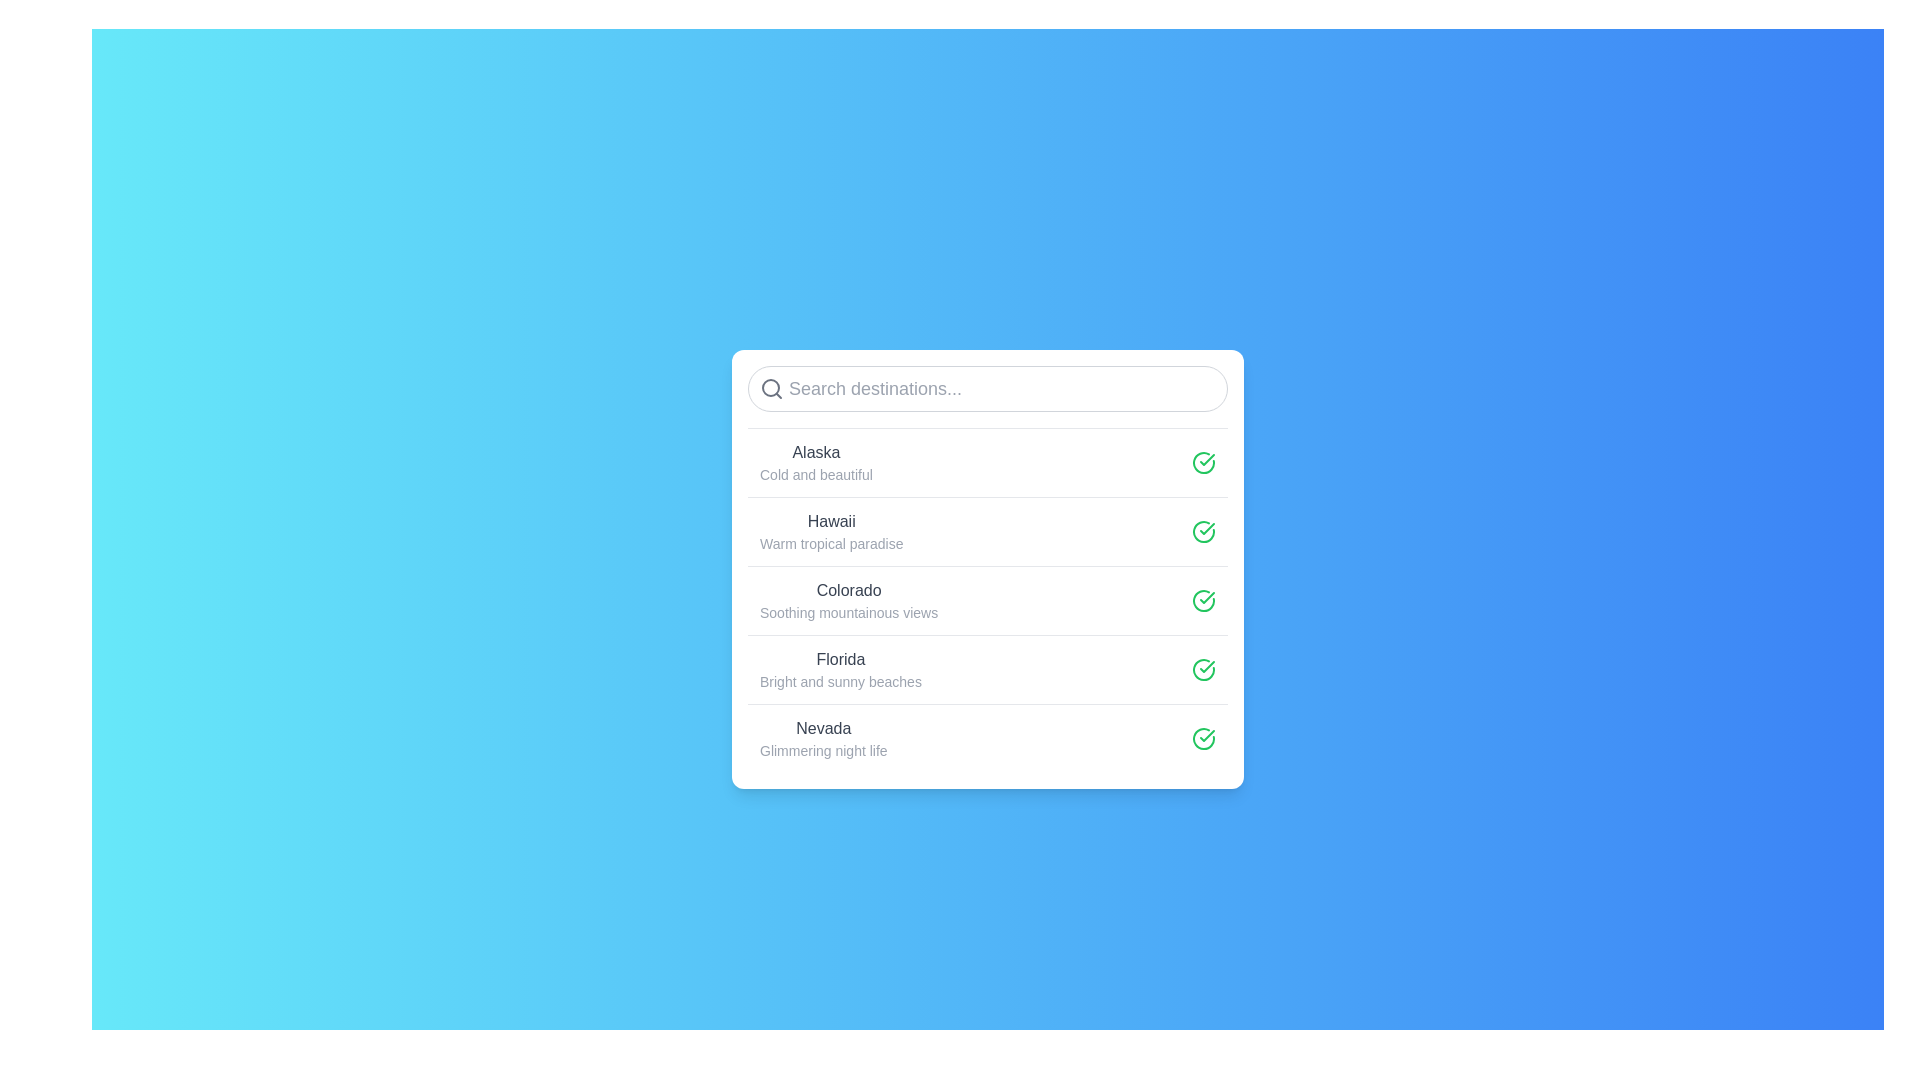  Describe the element at coordinates (849, 611) in the screenshot. I see `the text element displaying 'Soothing mountainous views', which is positioned beneath the 'Colorado' text and aligned to the left in the vertical list` at that location.